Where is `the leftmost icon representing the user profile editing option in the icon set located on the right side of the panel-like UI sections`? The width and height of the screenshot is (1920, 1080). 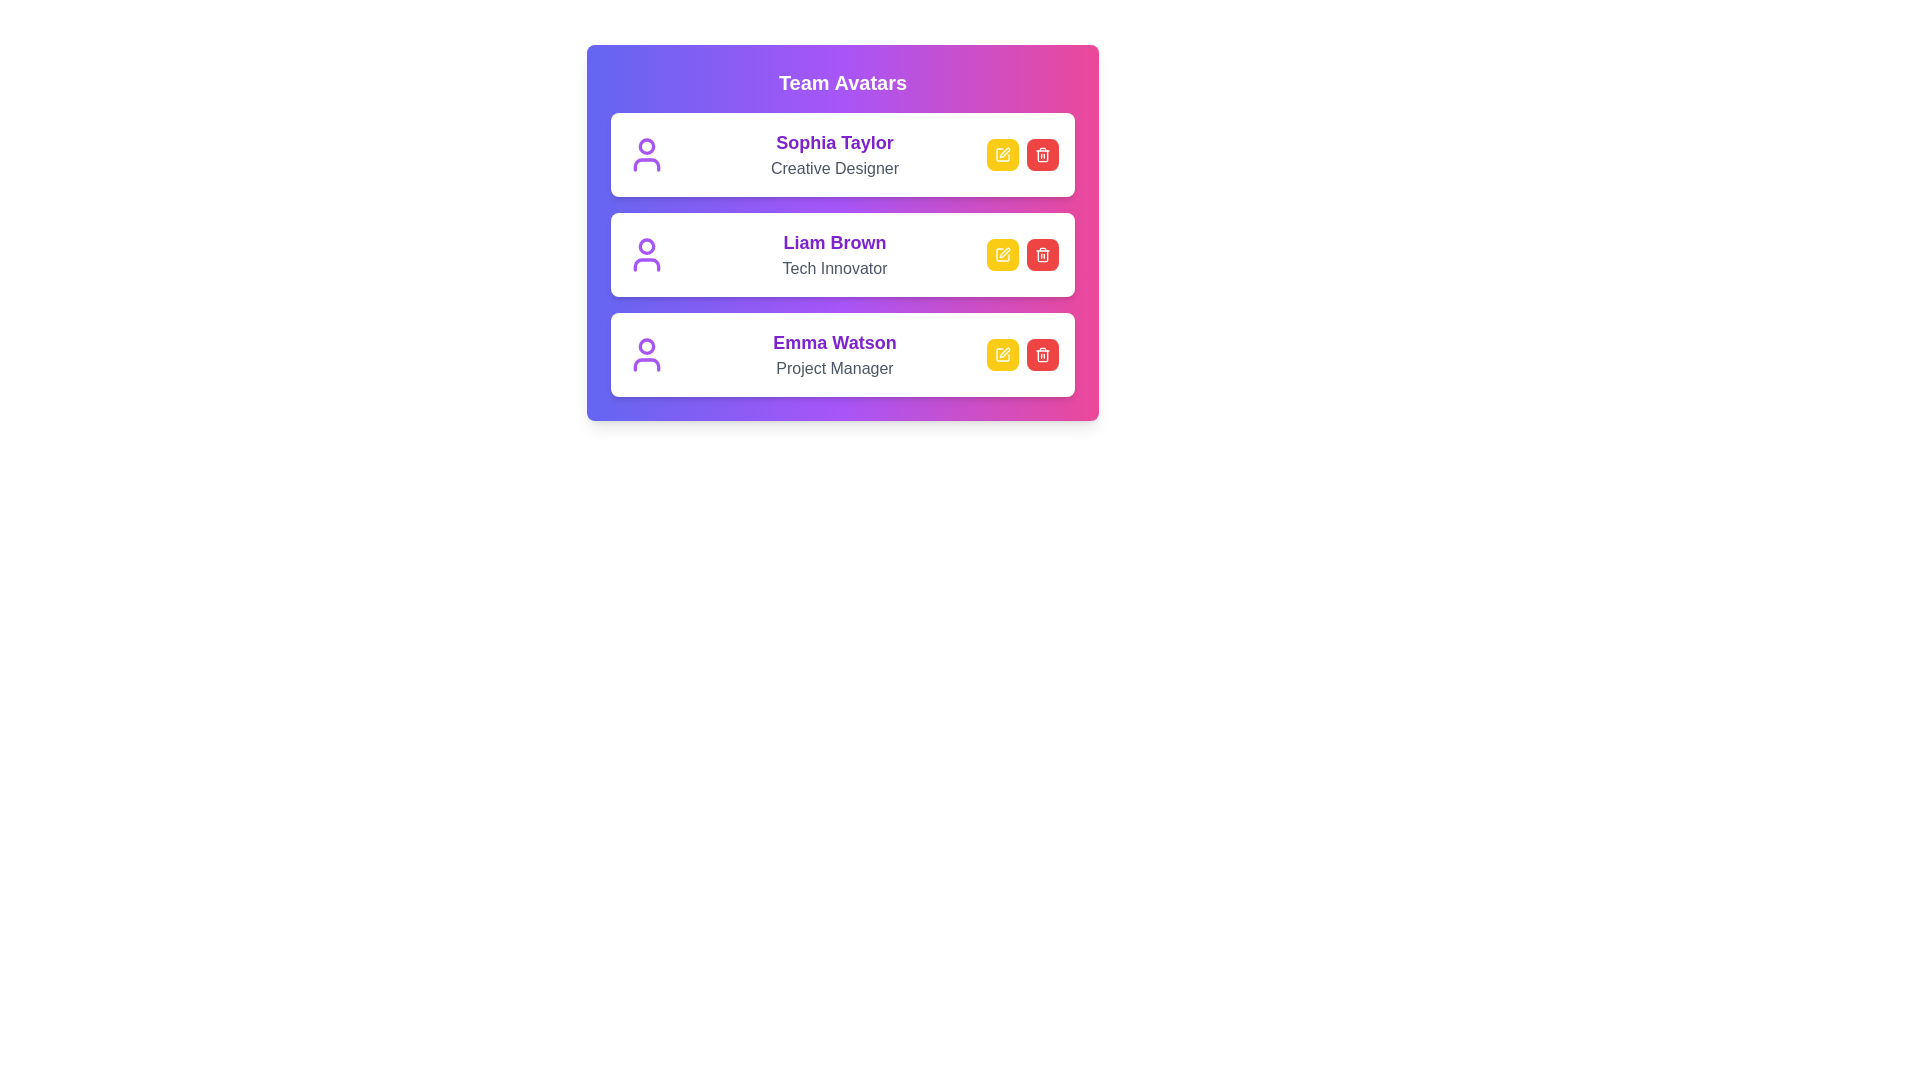
the leftmost icon representing the user profile editing option in the icon set located on the right side of the panel-like UI sections is located at coordinates (1003, 353).